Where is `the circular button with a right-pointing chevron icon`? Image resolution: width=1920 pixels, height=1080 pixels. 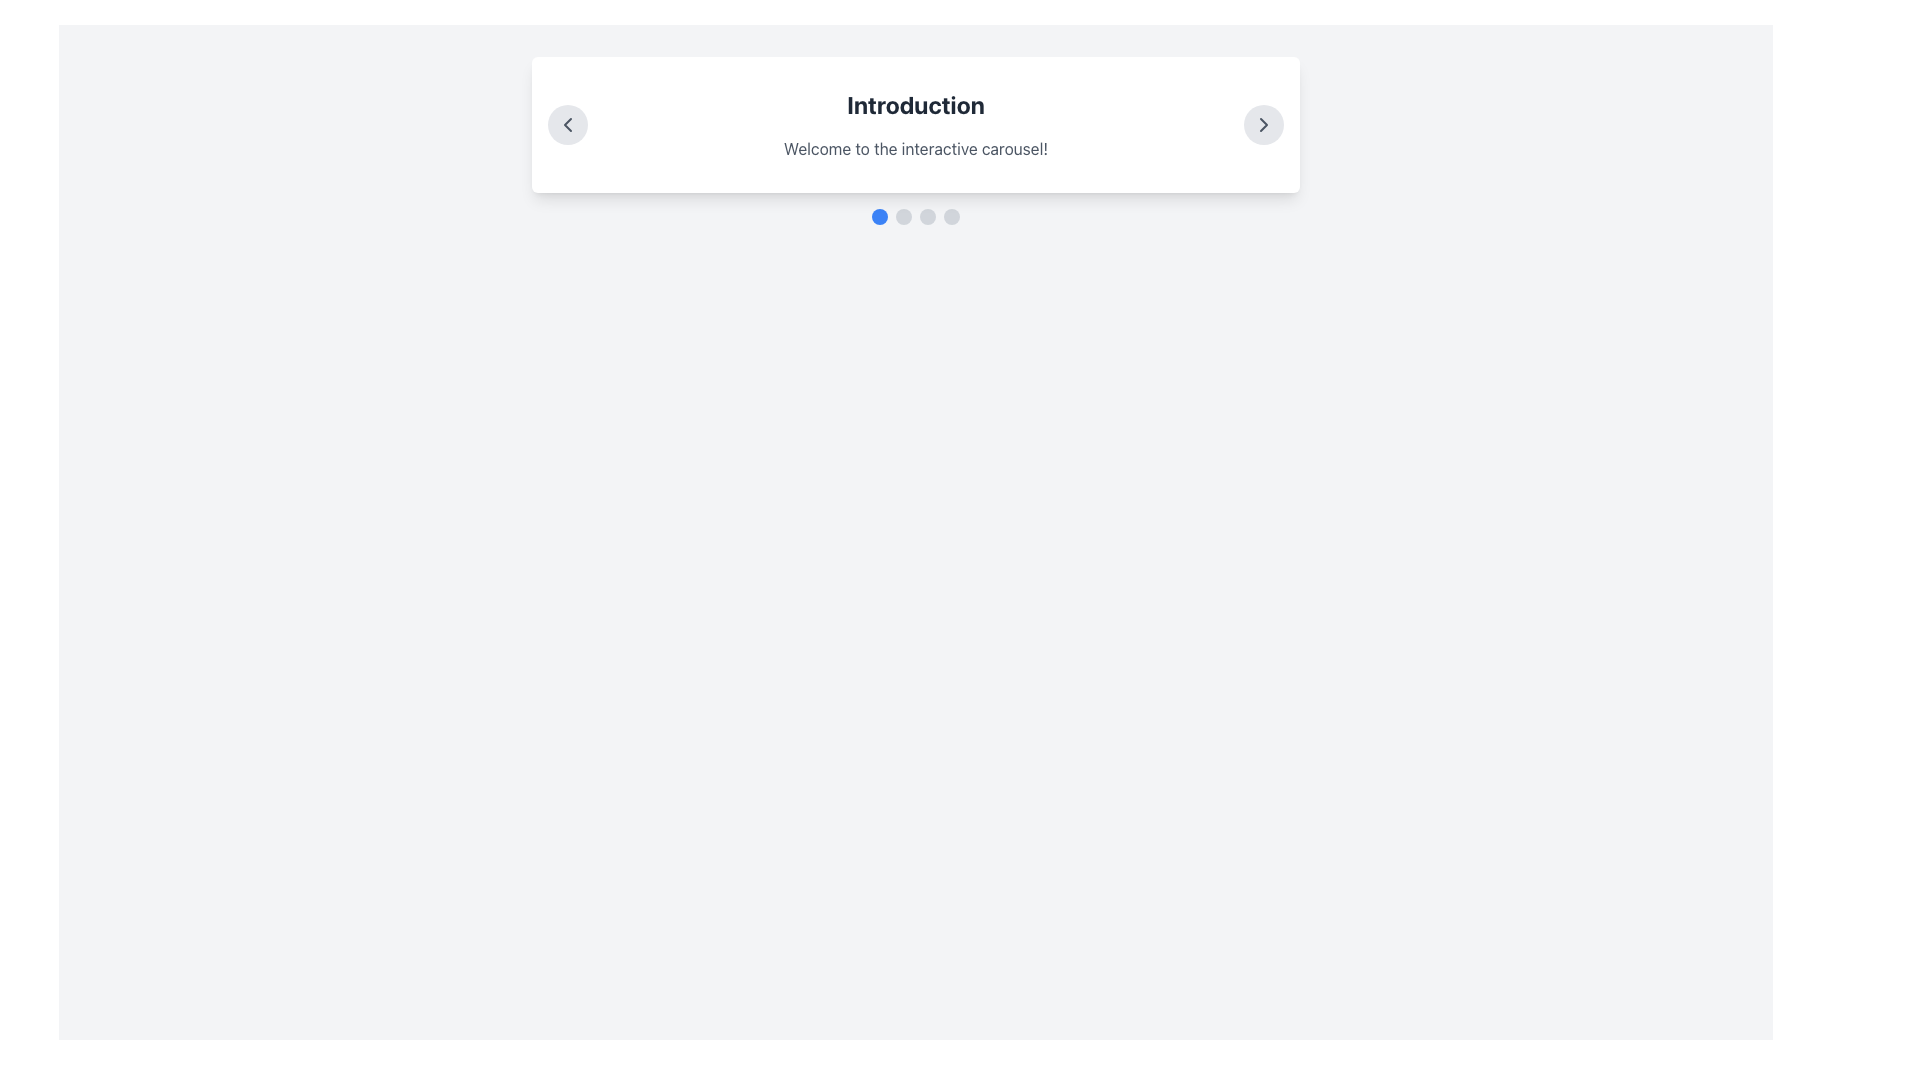 the circular button with a right-pointing chevron icon is located at coordinates (1262, 124).